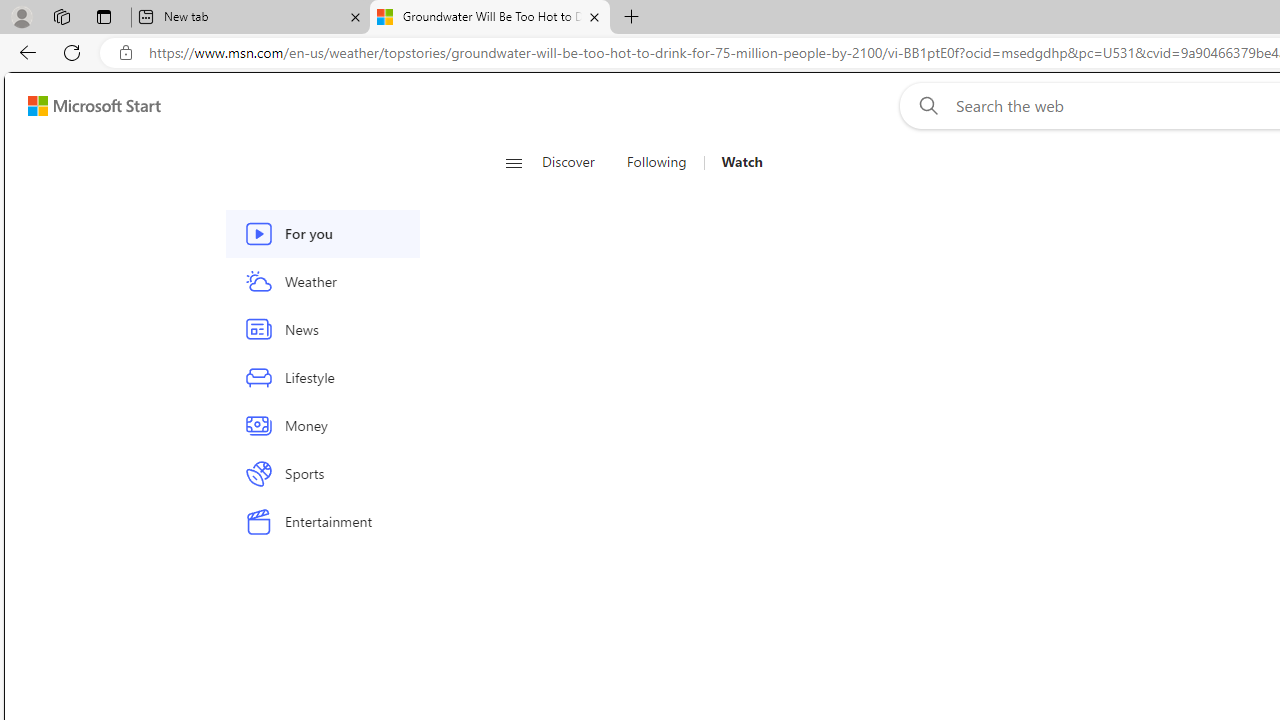 This screenshot has width=1280, height=720. What do you see at coordinates (923, 105) in the screenshot?
I see `'Web search'` at bounding box center [923, 105].